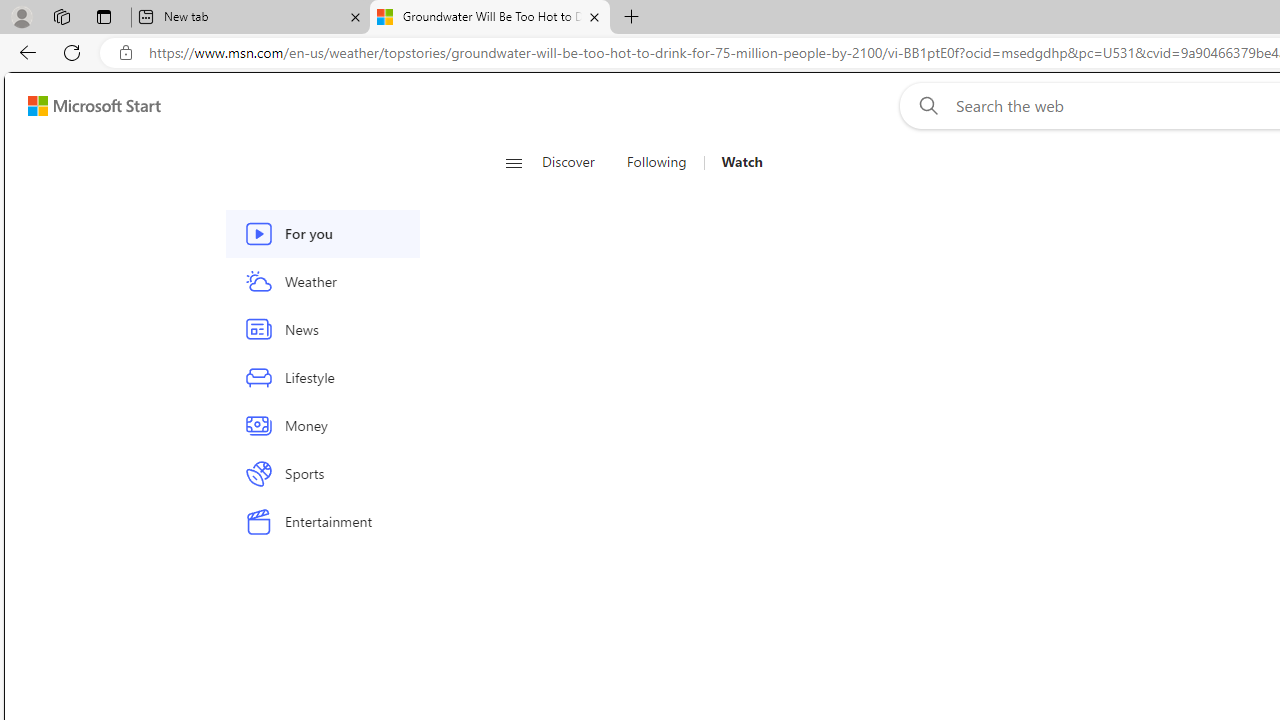 This screenshot has width=1280, height=720. What do you see at coordinates (923, 105) in the screenshot?
I see `'Web search'` at bounding box center [923, 105].